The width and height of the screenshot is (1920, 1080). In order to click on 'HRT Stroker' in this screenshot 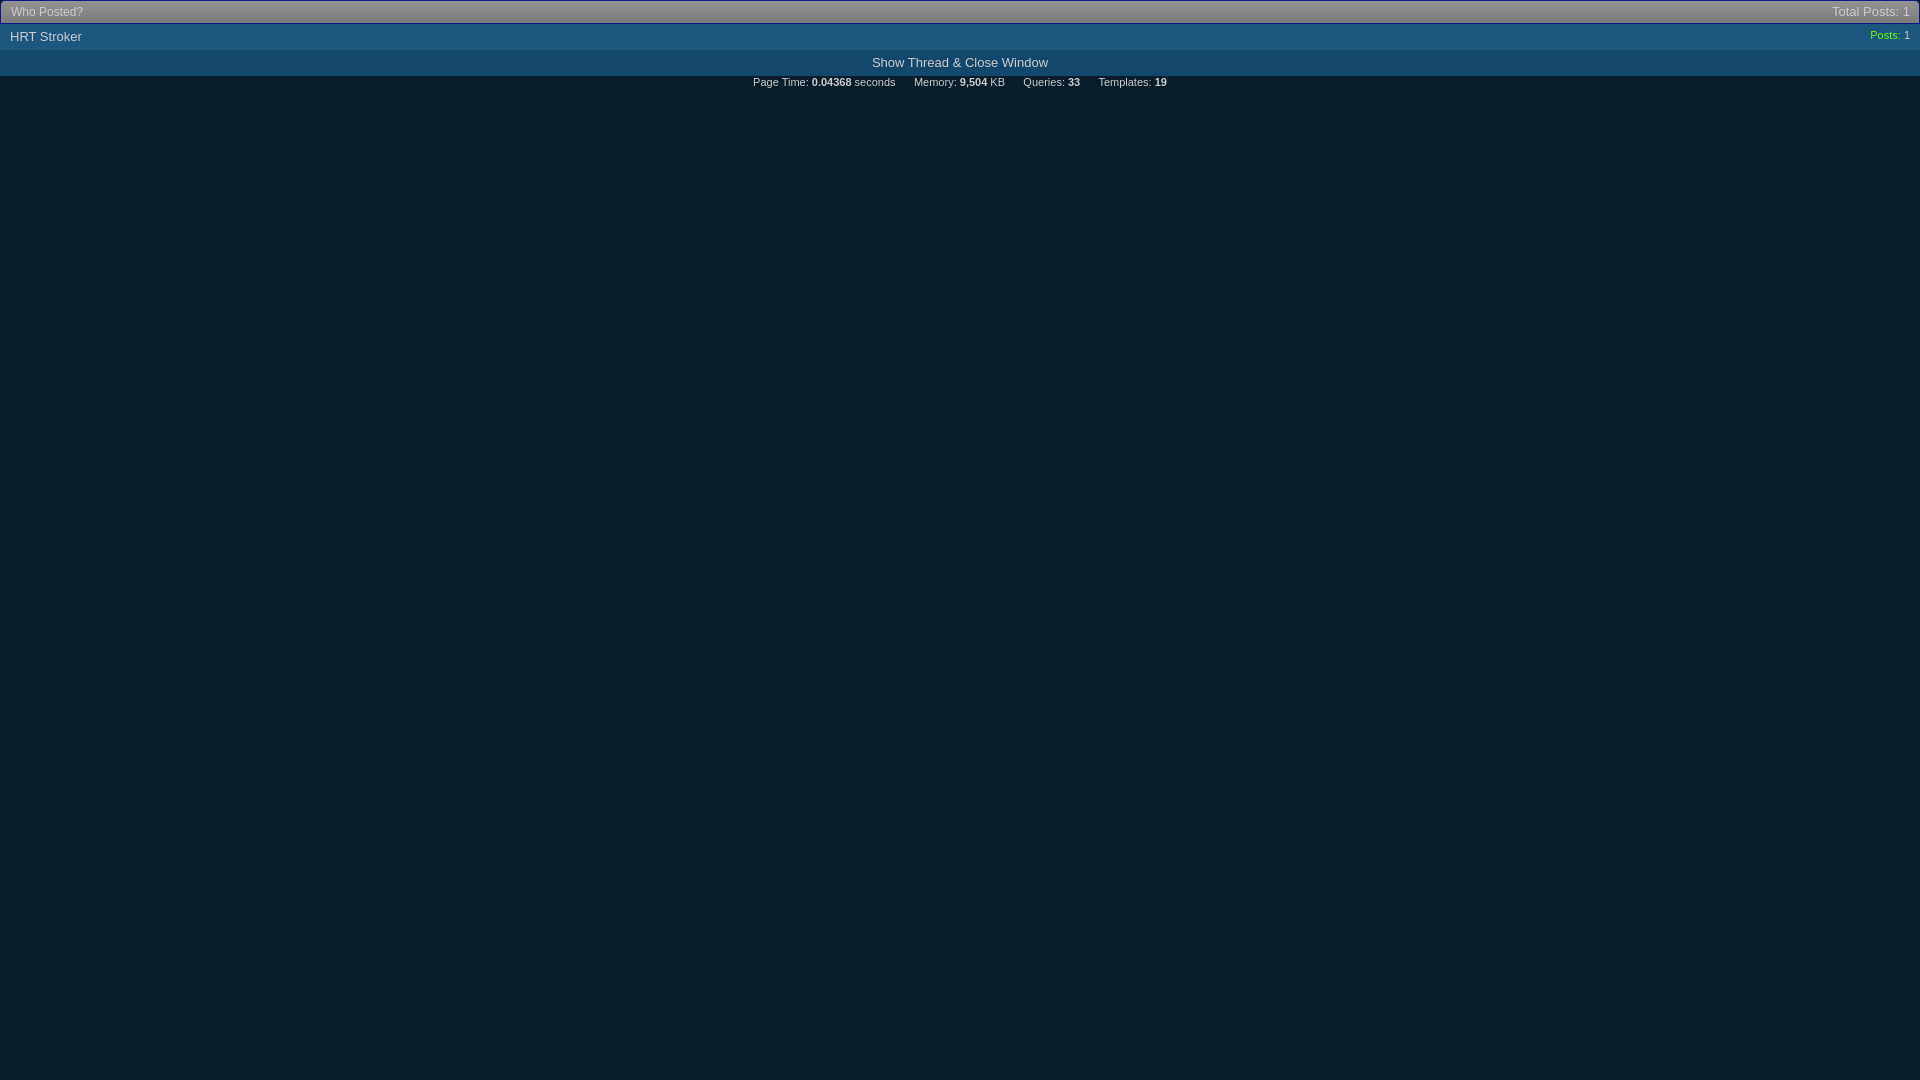, I will do `click(46, 36)`.